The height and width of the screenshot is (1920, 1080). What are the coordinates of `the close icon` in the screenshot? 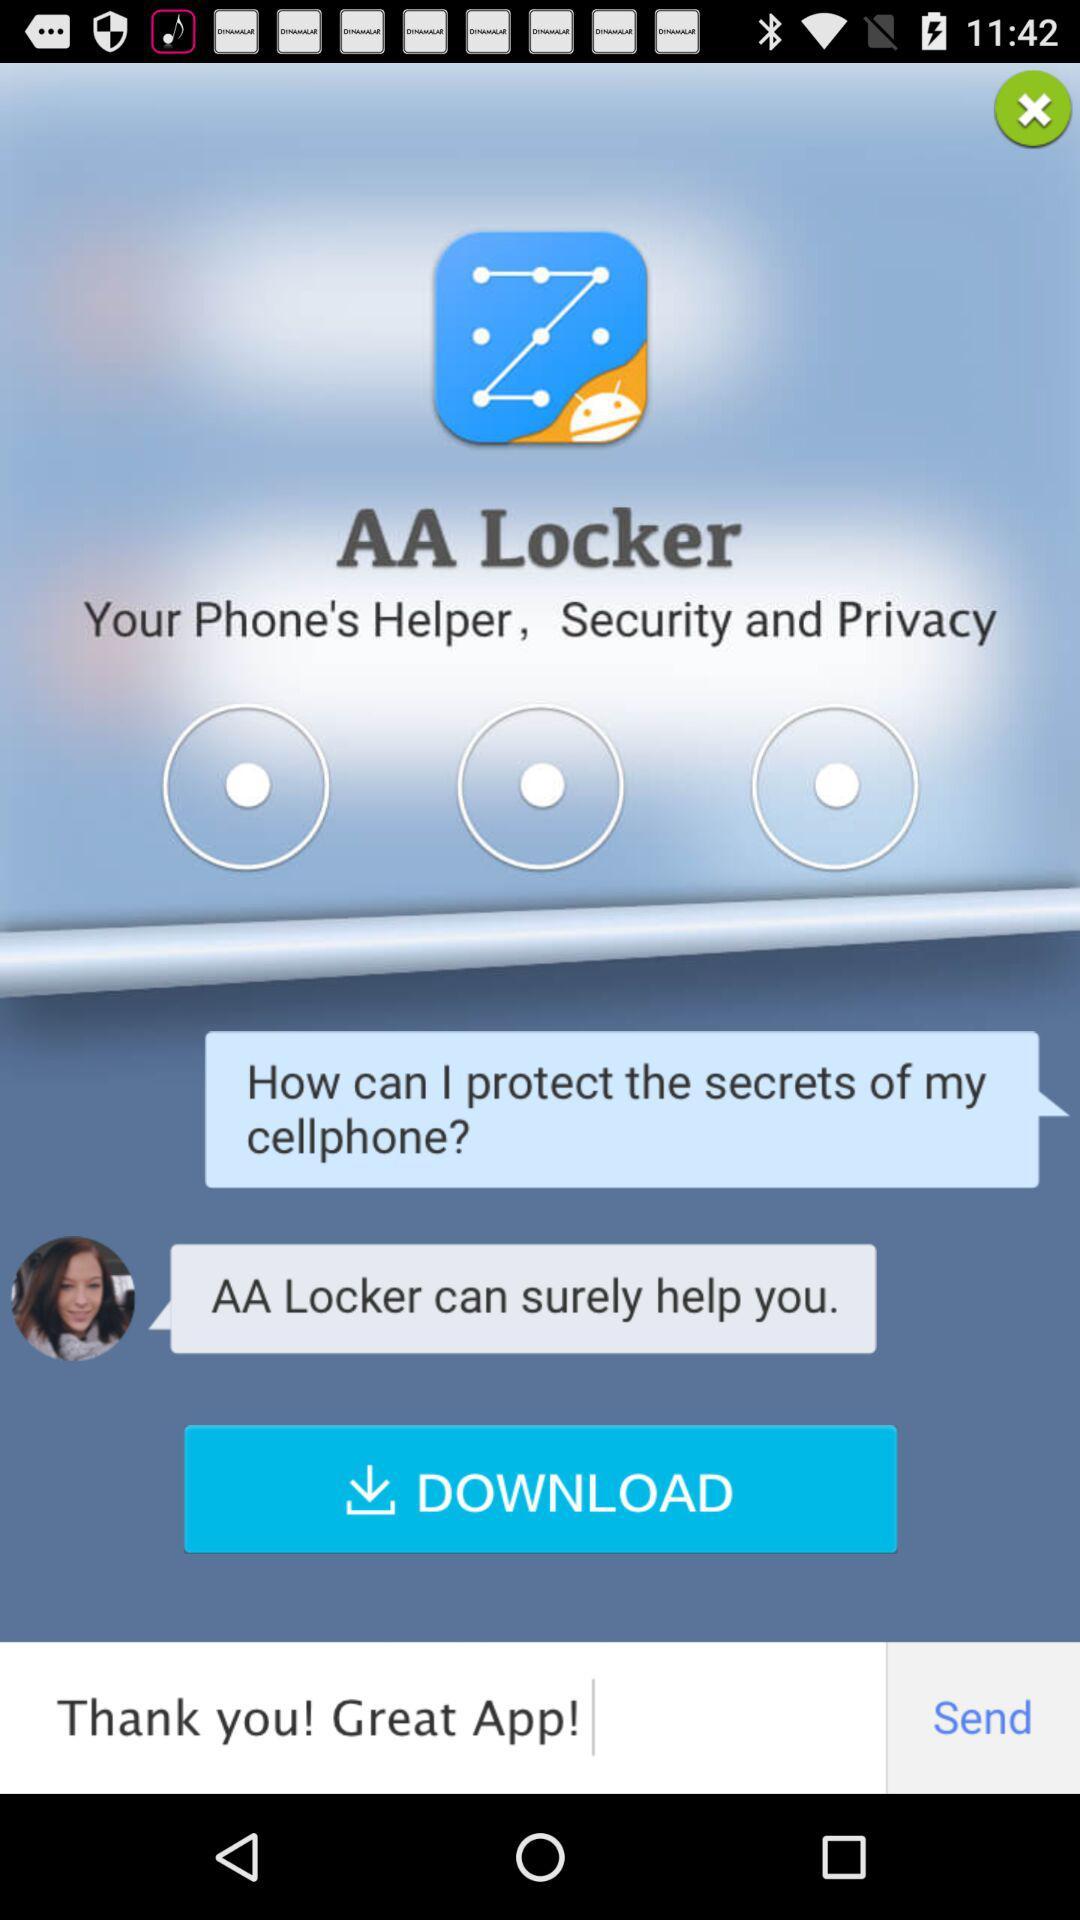 It's located at (1033, 116).